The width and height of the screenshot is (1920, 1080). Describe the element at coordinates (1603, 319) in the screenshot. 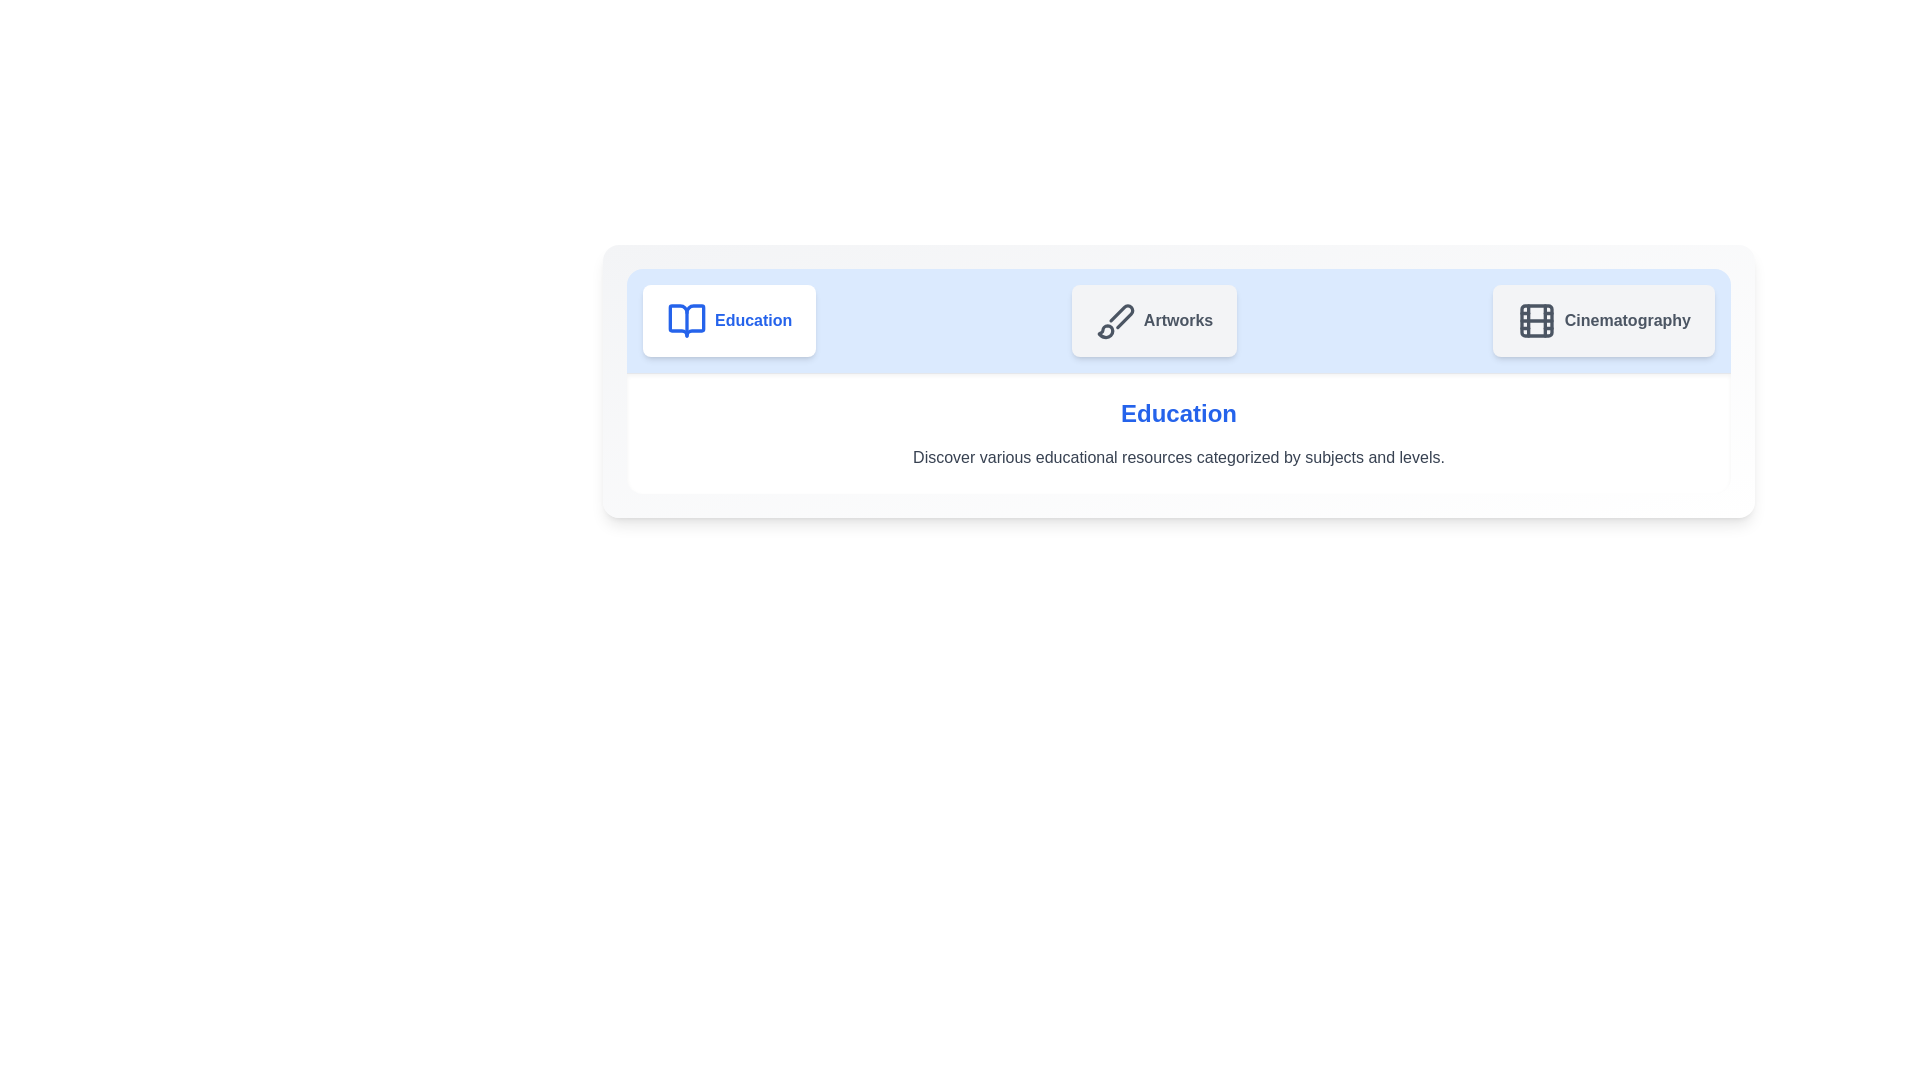

I see `the Cinematography tab to navigate to its content` at that location.